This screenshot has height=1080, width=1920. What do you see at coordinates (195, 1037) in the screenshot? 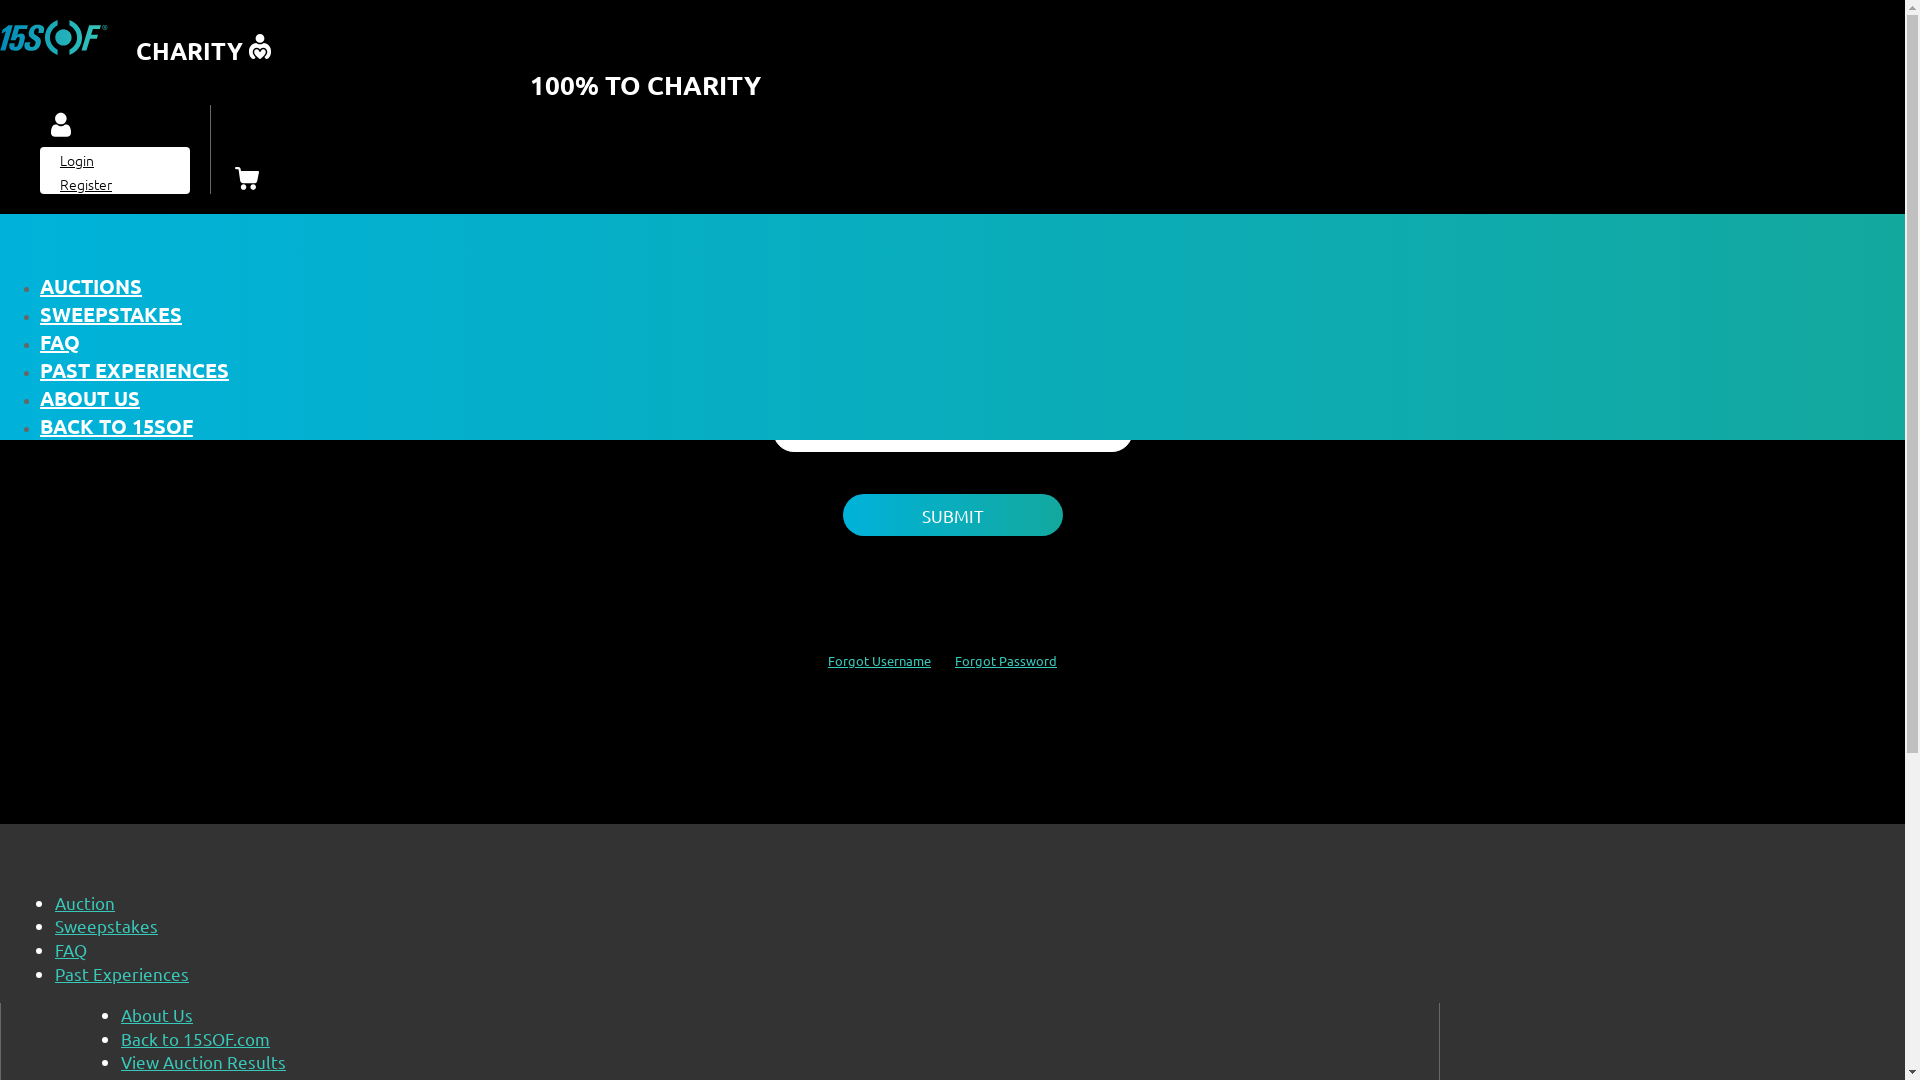
I see `'Back to 15SOF.com'` at bounding box center [195, 1037].